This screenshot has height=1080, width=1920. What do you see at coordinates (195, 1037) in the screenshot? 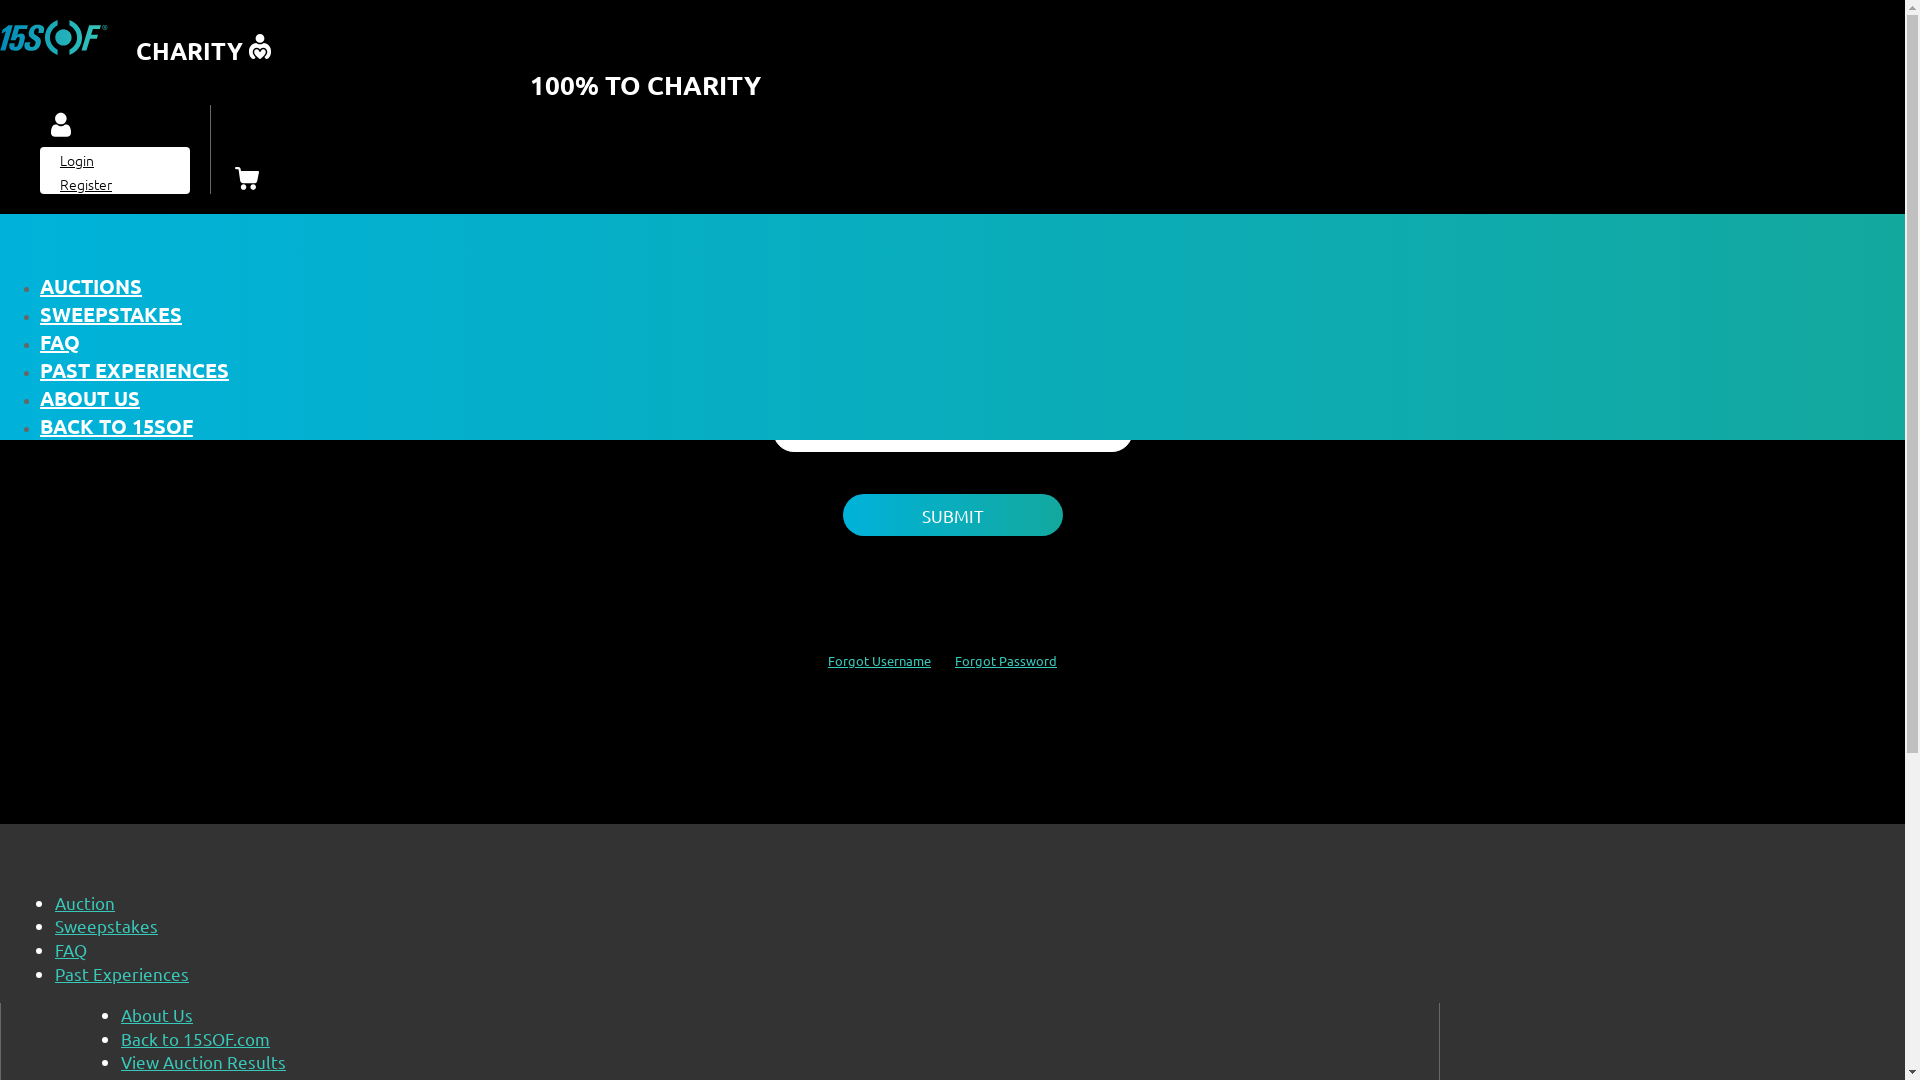
I see `'Back to 15SOF.com'` at bounding box center [195, 1037].